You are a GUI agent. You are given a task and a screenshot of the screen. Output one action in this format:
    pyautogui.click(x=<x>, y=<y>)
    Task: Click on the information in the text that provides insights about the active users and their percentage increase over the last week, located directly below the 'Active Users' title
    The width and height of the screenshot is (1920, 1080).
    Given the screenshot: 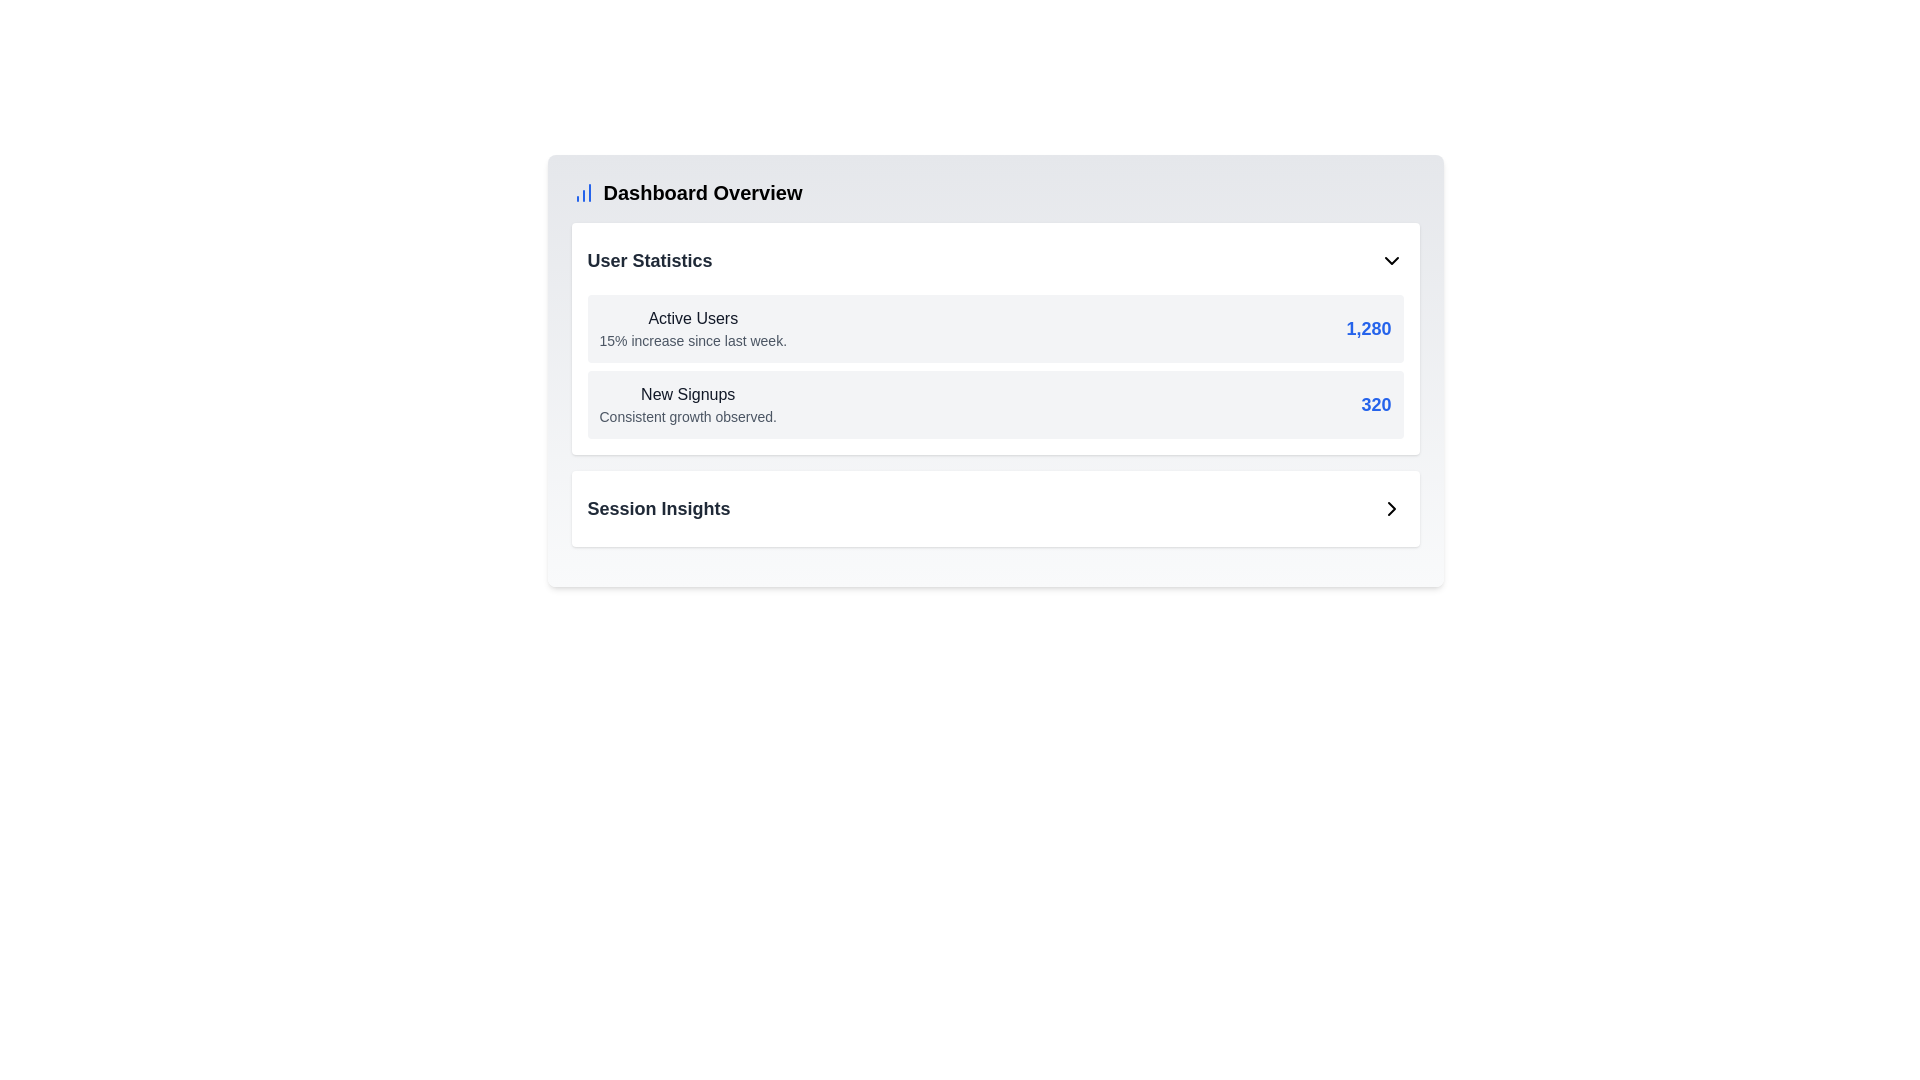 What is the action you would take?
    pyautogui.click(x=693, y=339)
    